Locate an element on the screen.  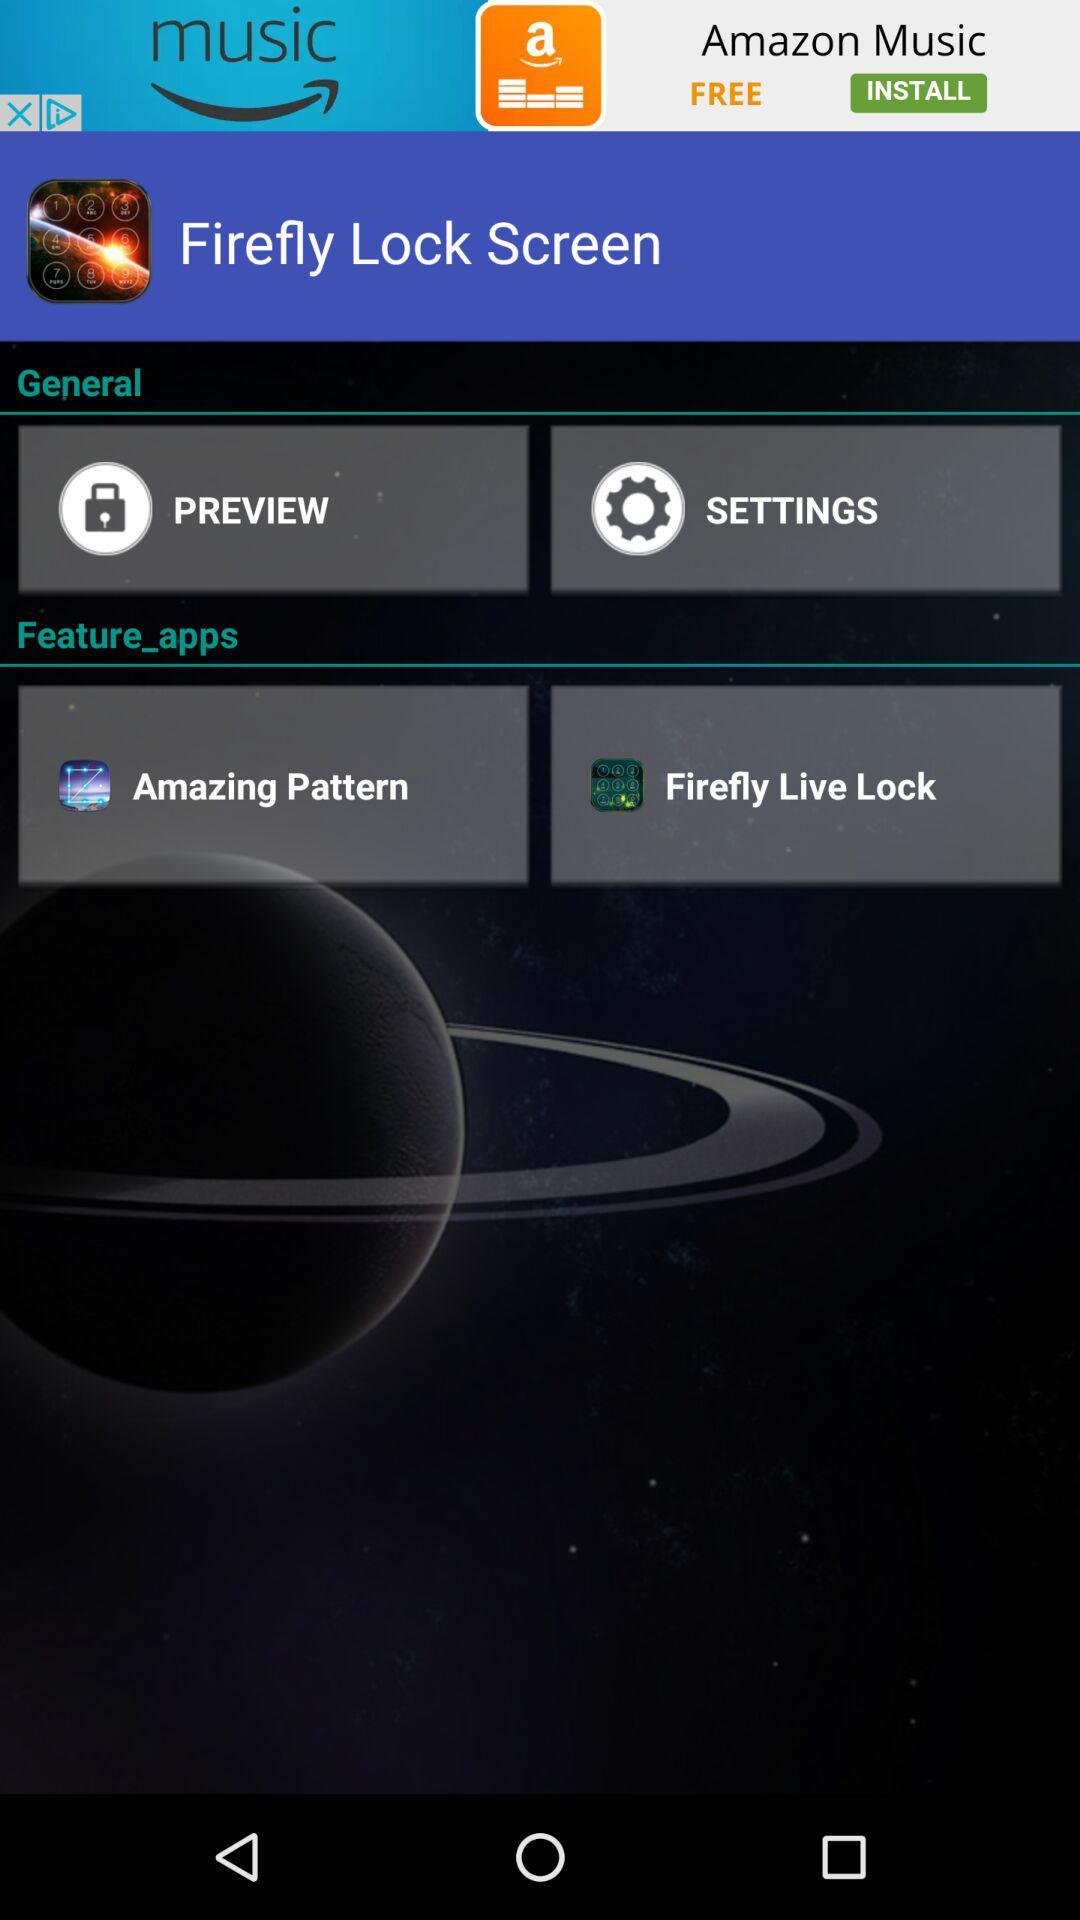
showing advertisements is located at coordinates (540, 65).